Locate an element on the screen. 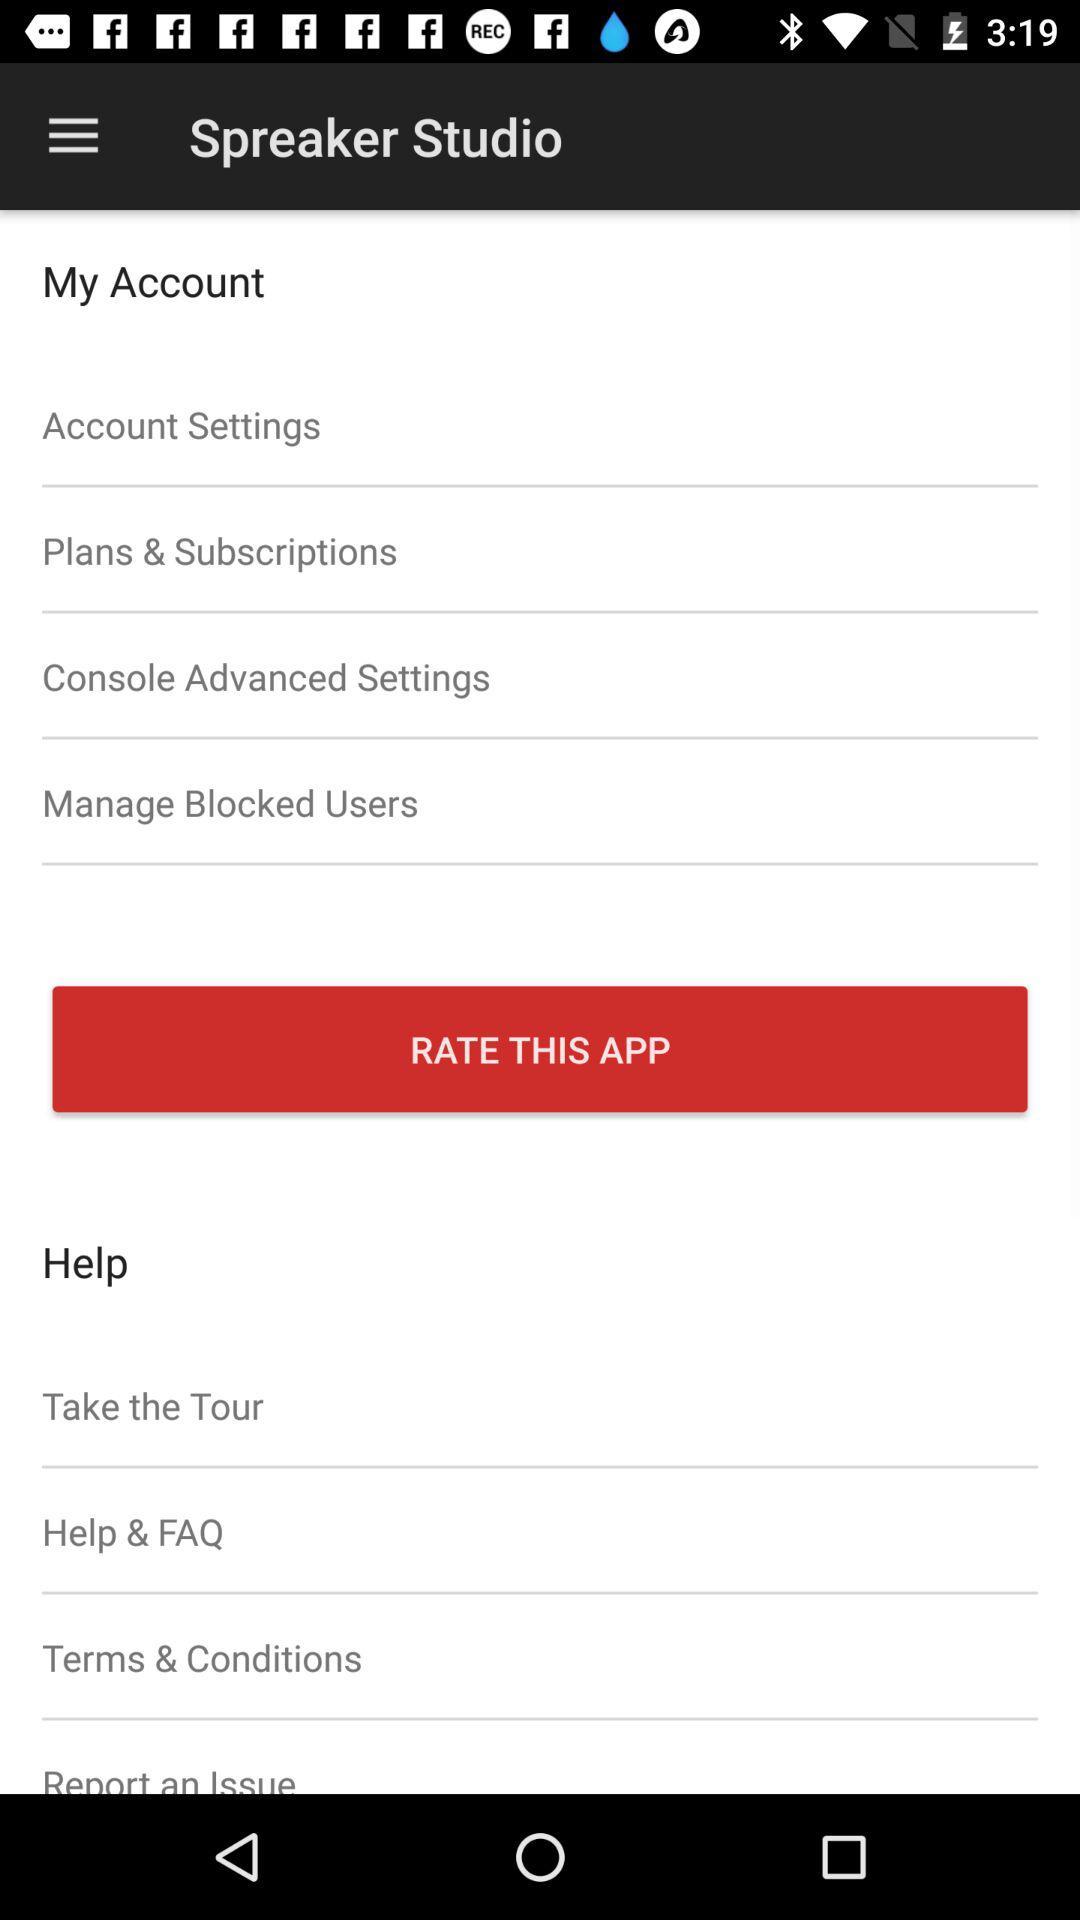 This screenshot has width=1080, height=1920. help & faq item is located at coordinates (540, 1530).